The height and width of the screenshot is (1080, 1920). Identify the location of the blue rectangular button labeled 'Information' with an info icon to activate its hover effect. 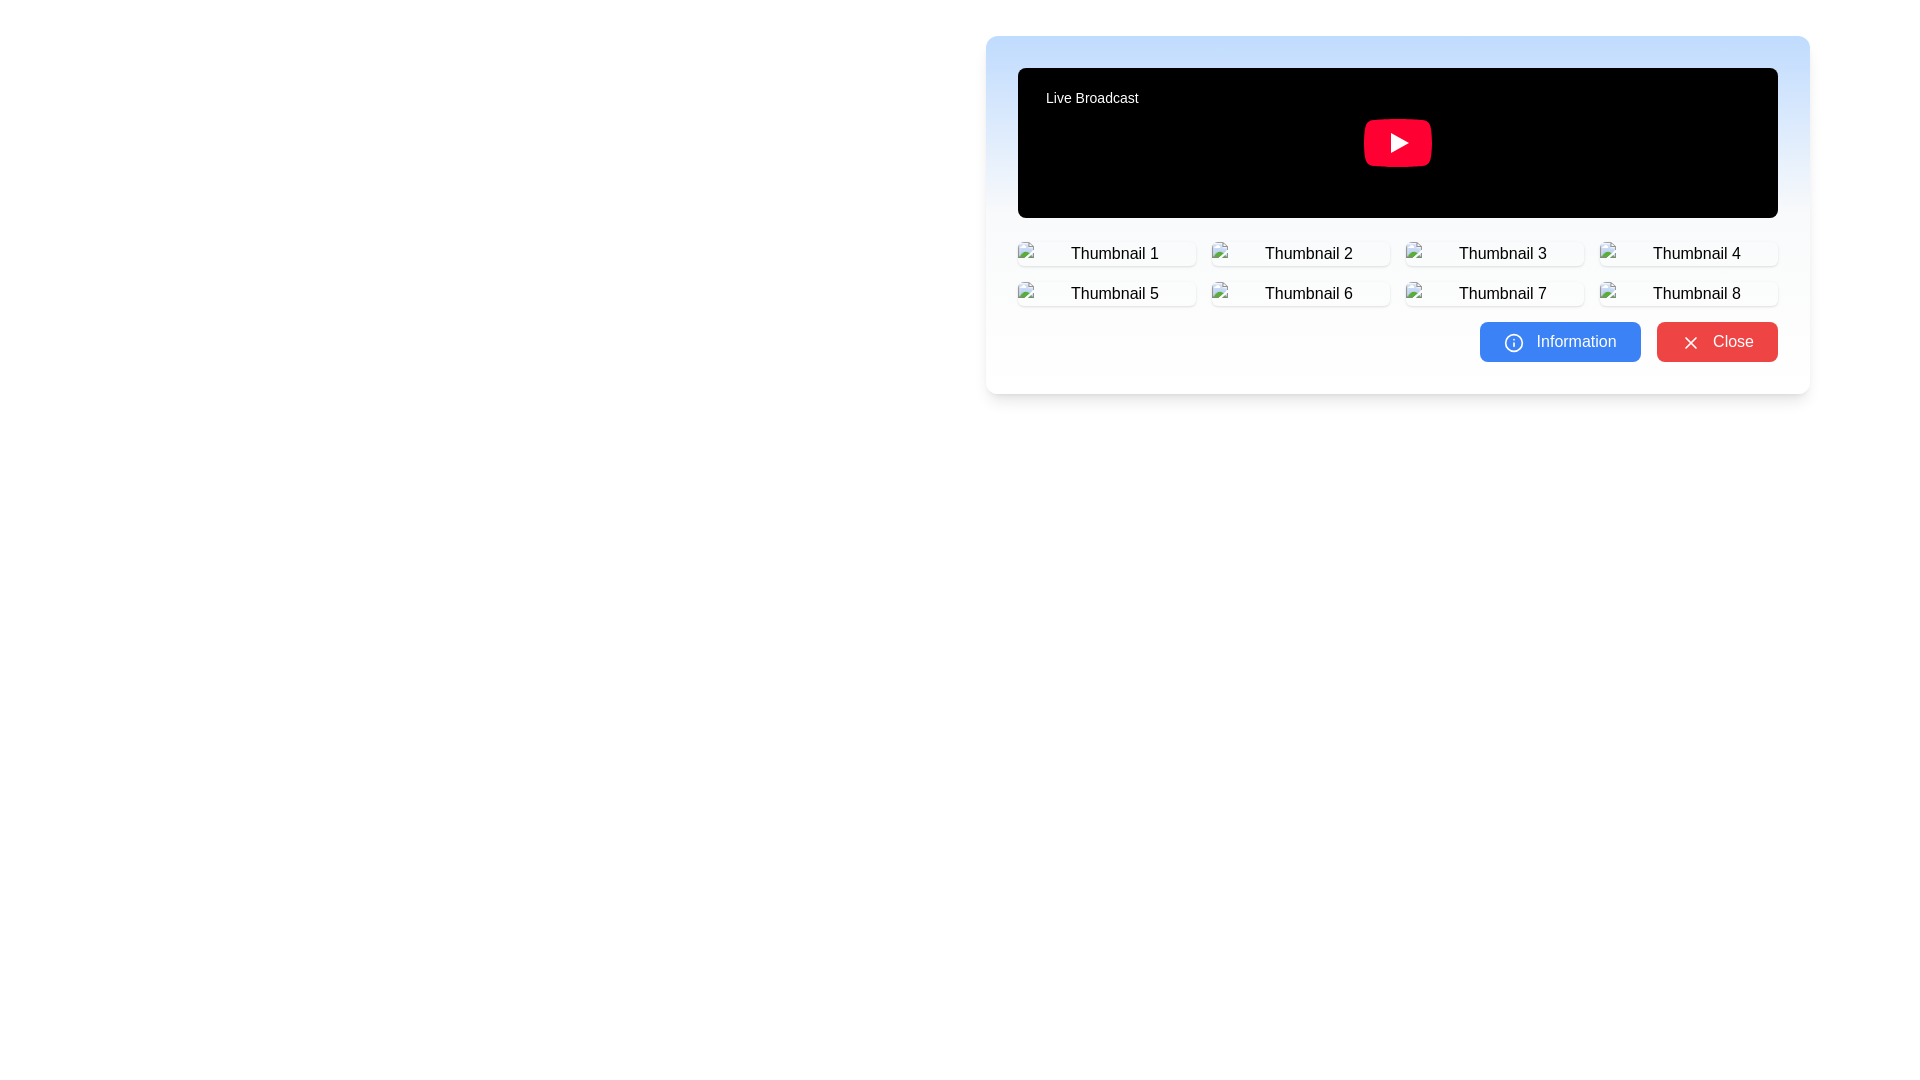
(1559, 341).